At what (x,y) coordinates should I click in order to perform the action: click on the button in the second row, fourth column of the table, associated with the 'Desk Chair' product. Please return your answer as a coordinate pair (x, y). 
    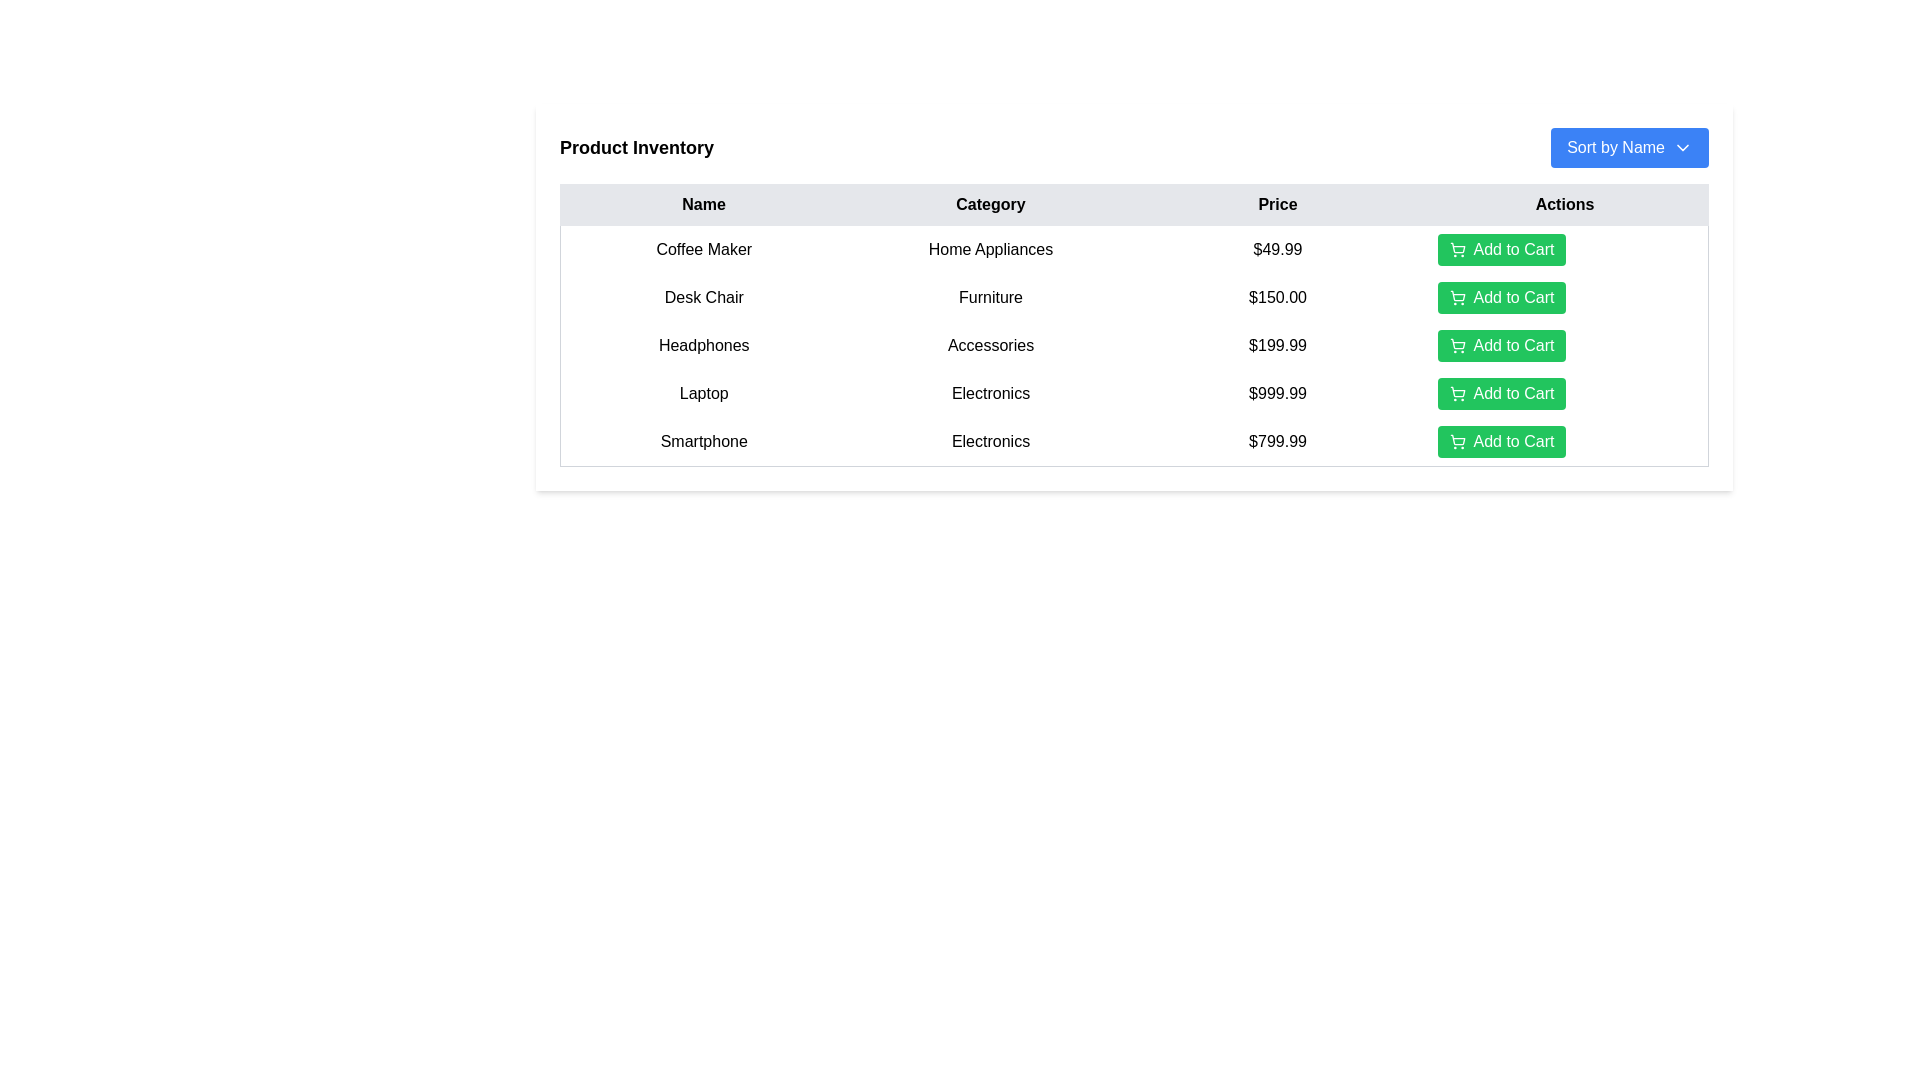
    Looking at the image, I should click on (1563, 297).